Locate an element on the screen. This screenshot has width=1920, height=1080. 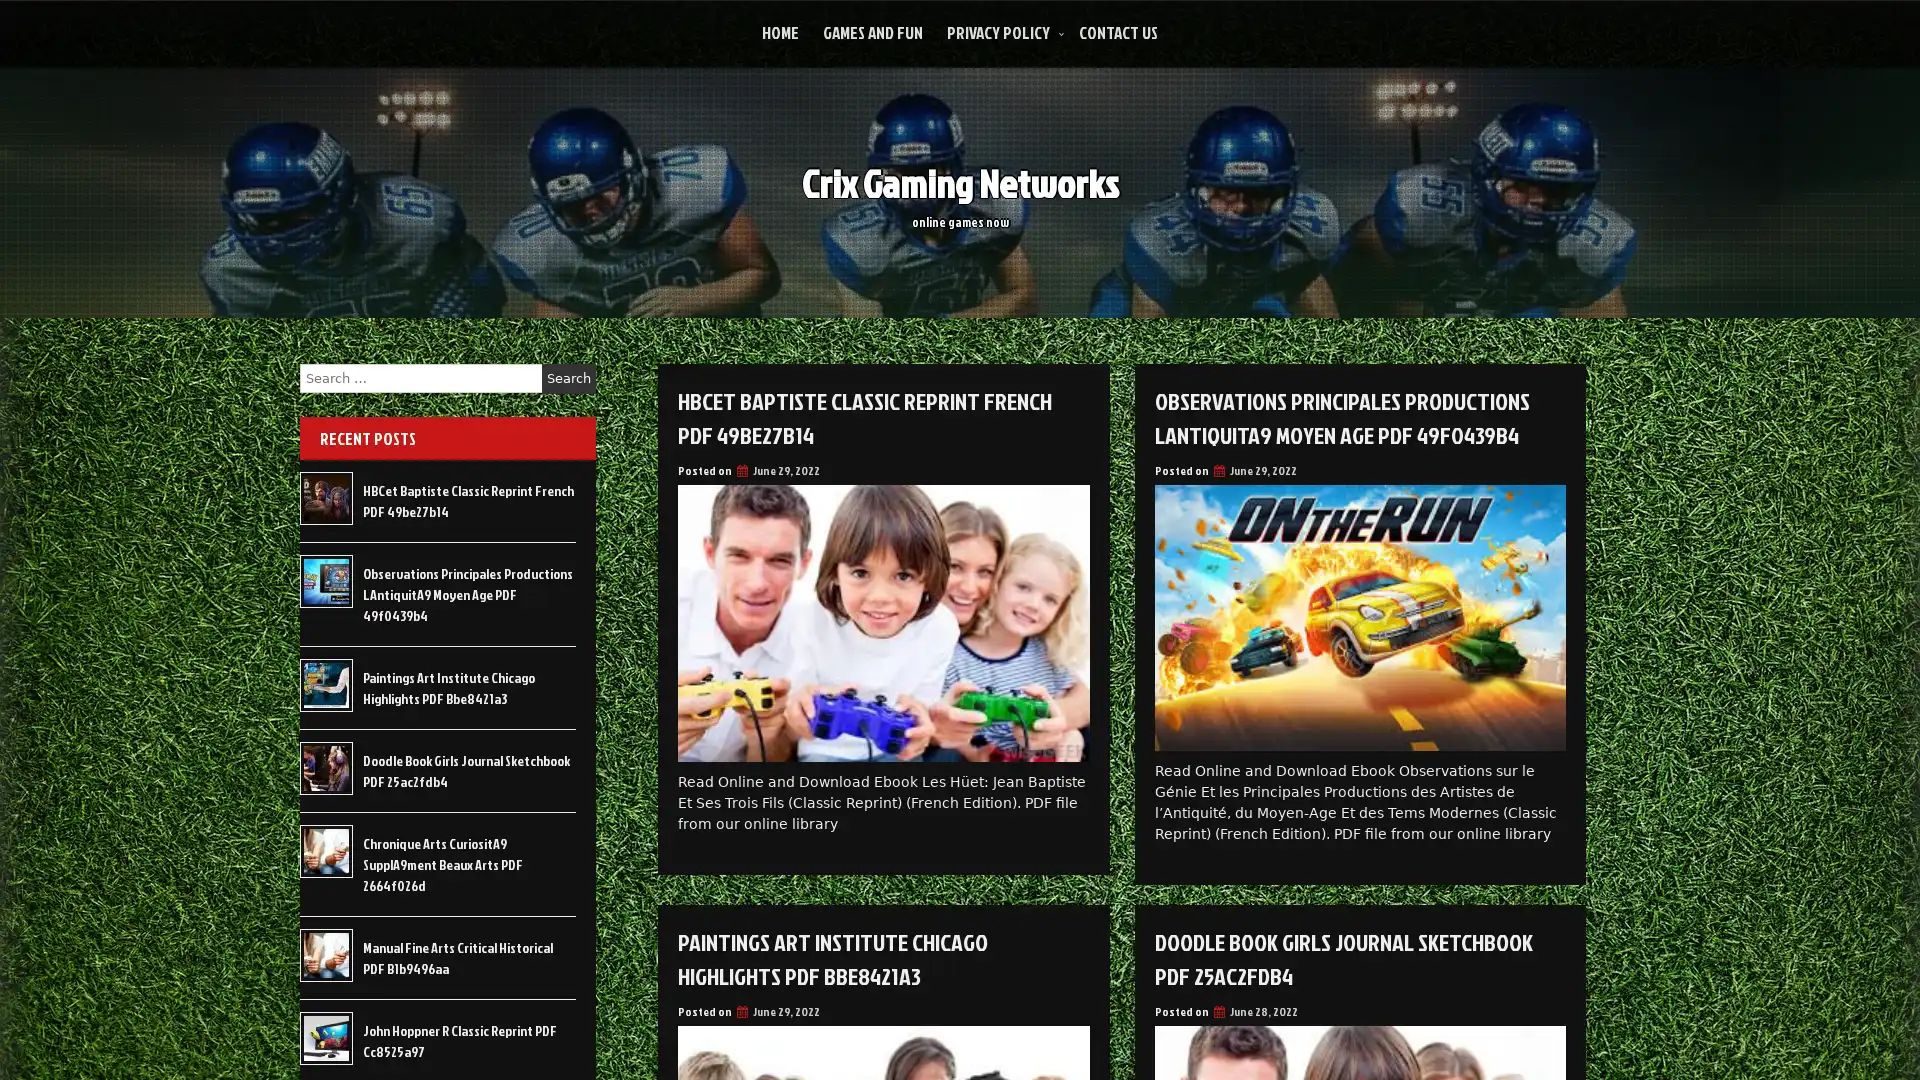
Search is located at coordinates (568, 378).